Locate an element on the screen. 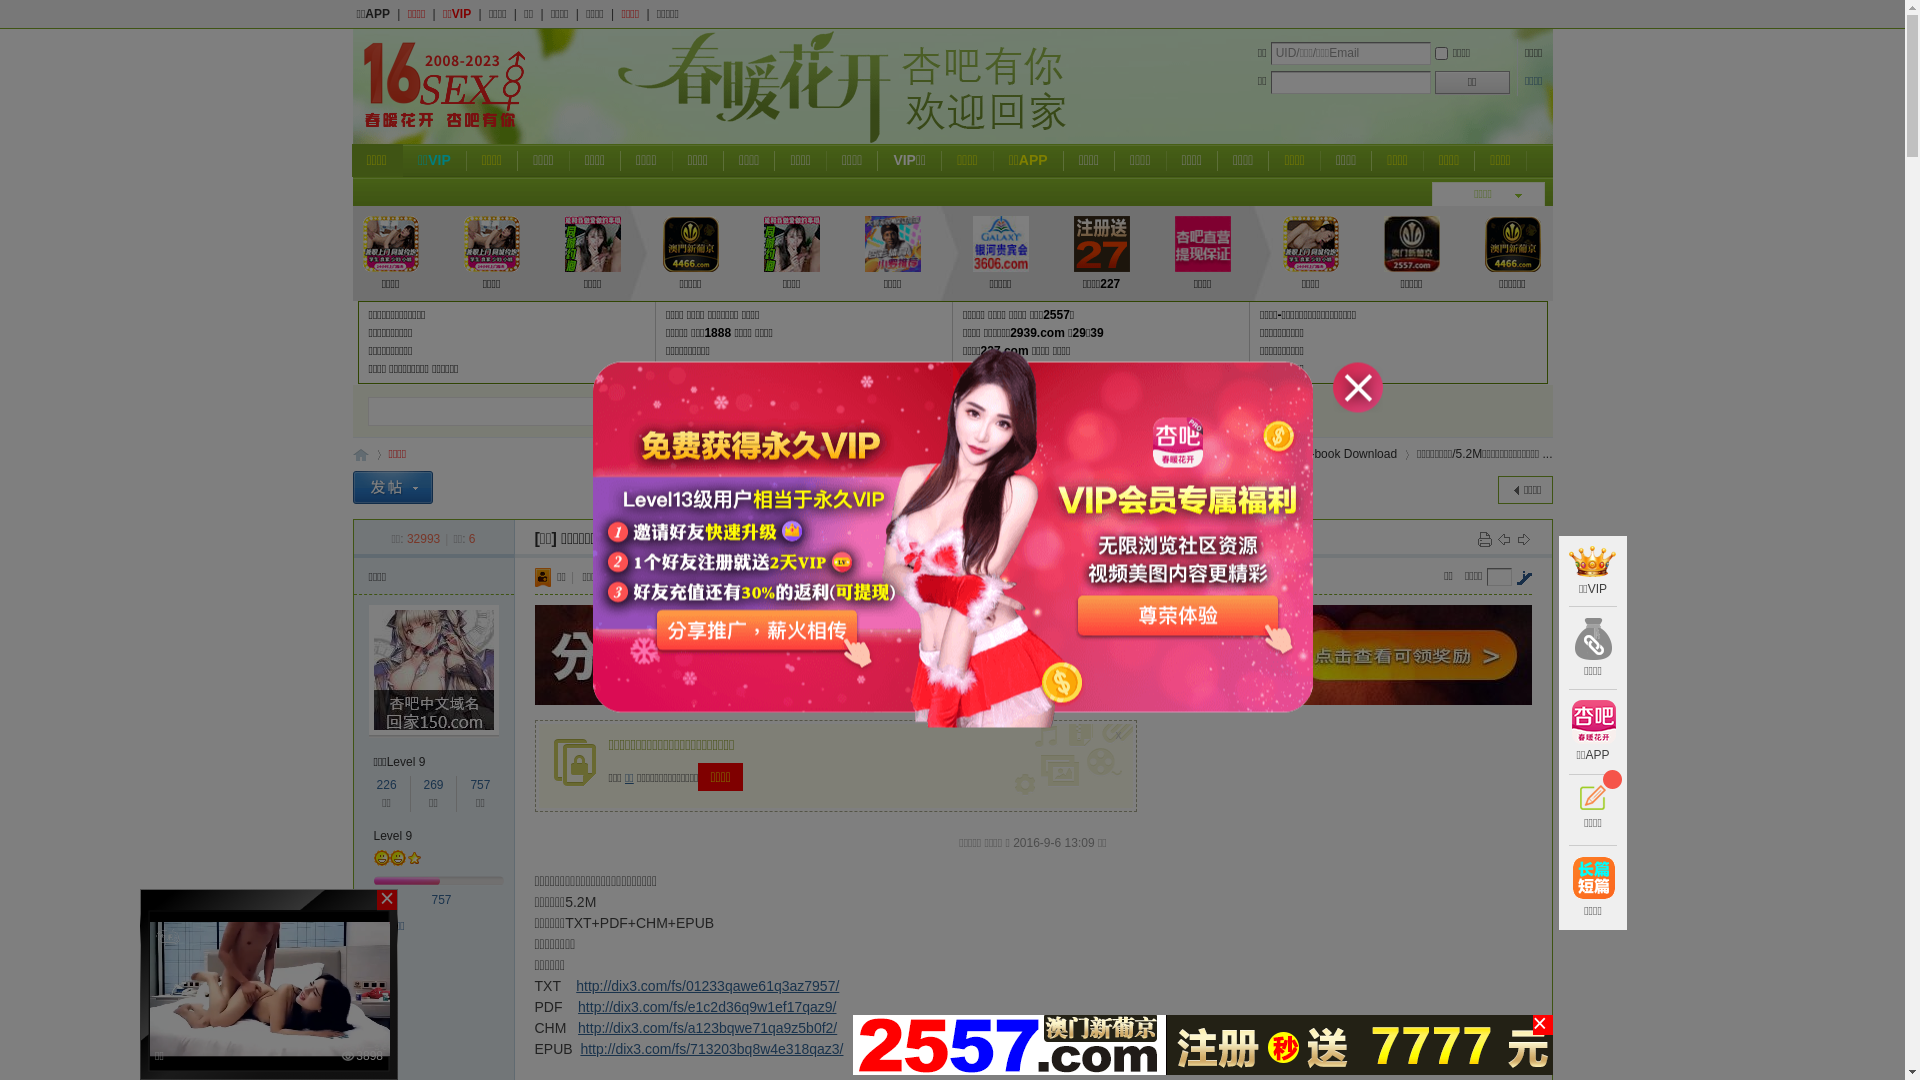 This screenshot has width=1920, height=1080. 'http://dix3.com/fs/01233qawe61q3az7957/' is located at coordinates (707, 985).